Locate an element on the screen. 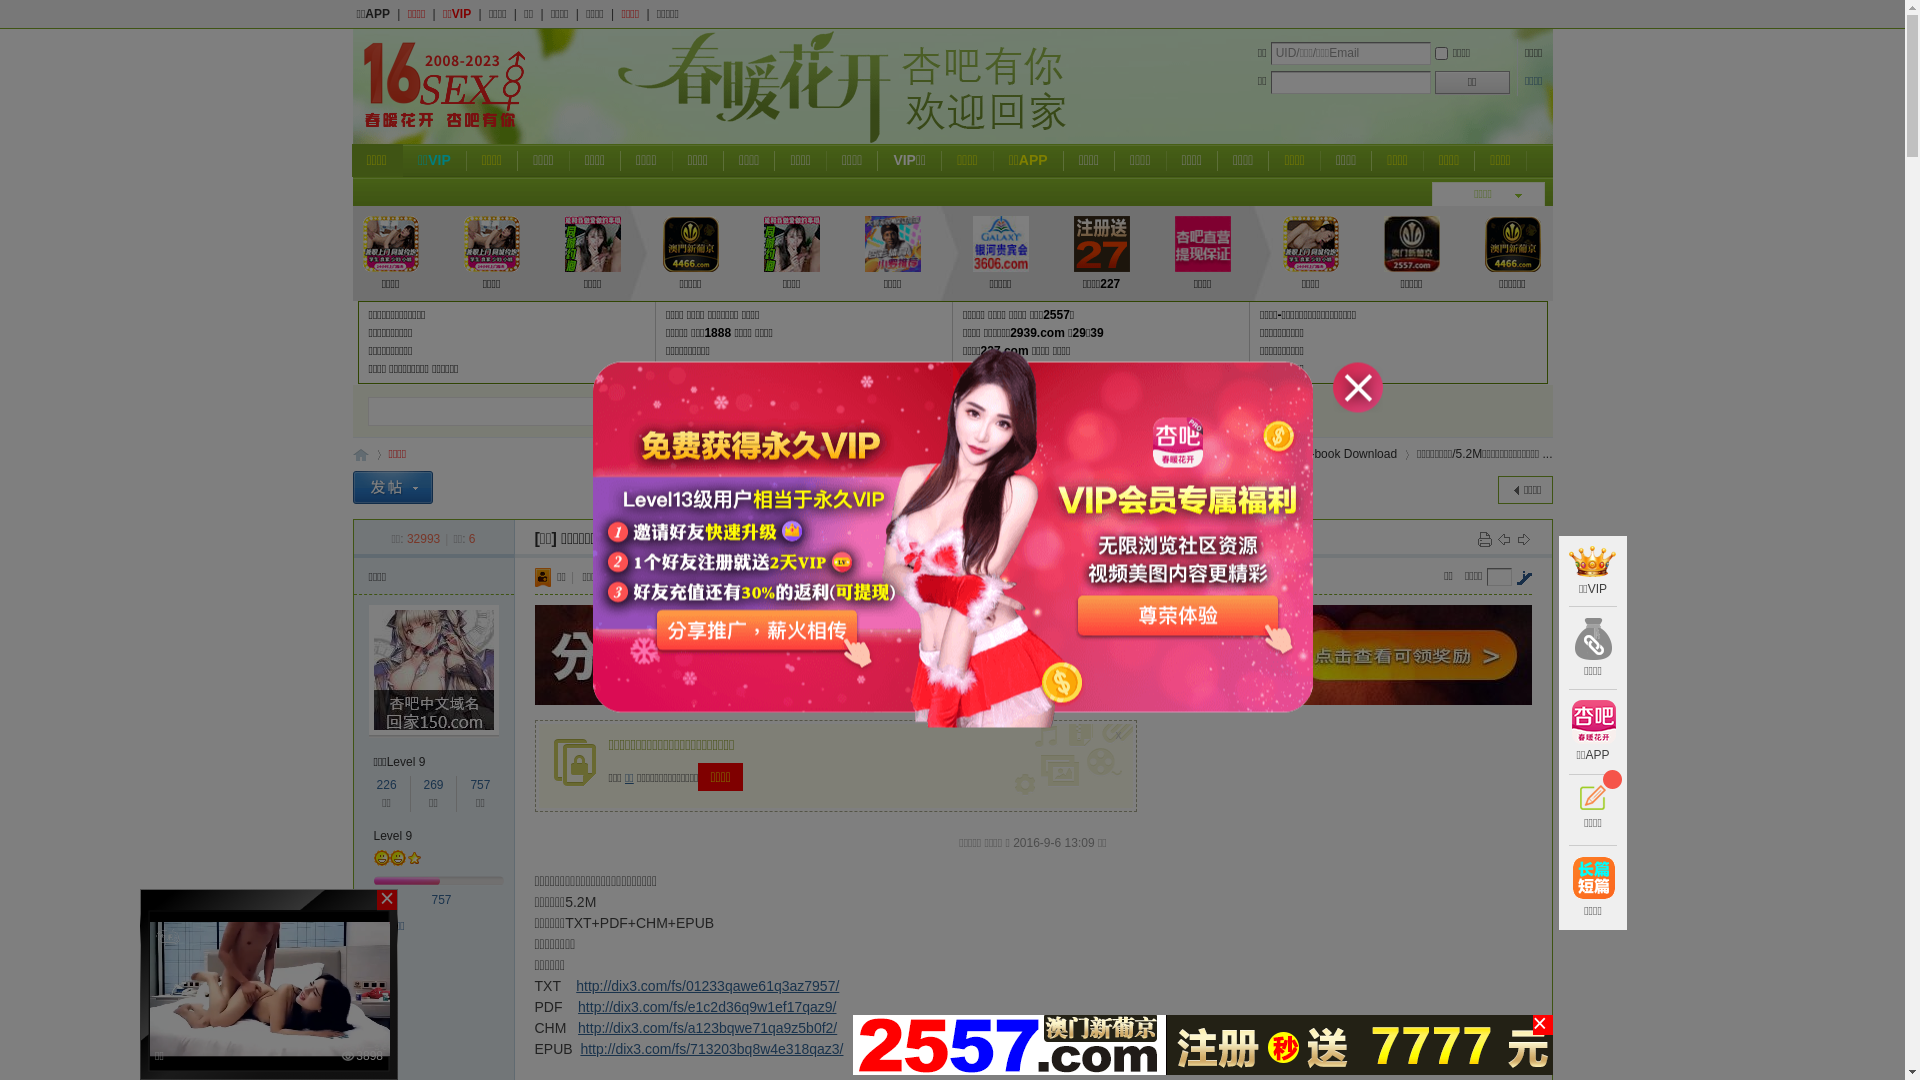 This screenshot has width=1920, height=1080. 'http://dix3.com/fs/01233qawe61q3az7957/' is located at coordinates (707, 985).